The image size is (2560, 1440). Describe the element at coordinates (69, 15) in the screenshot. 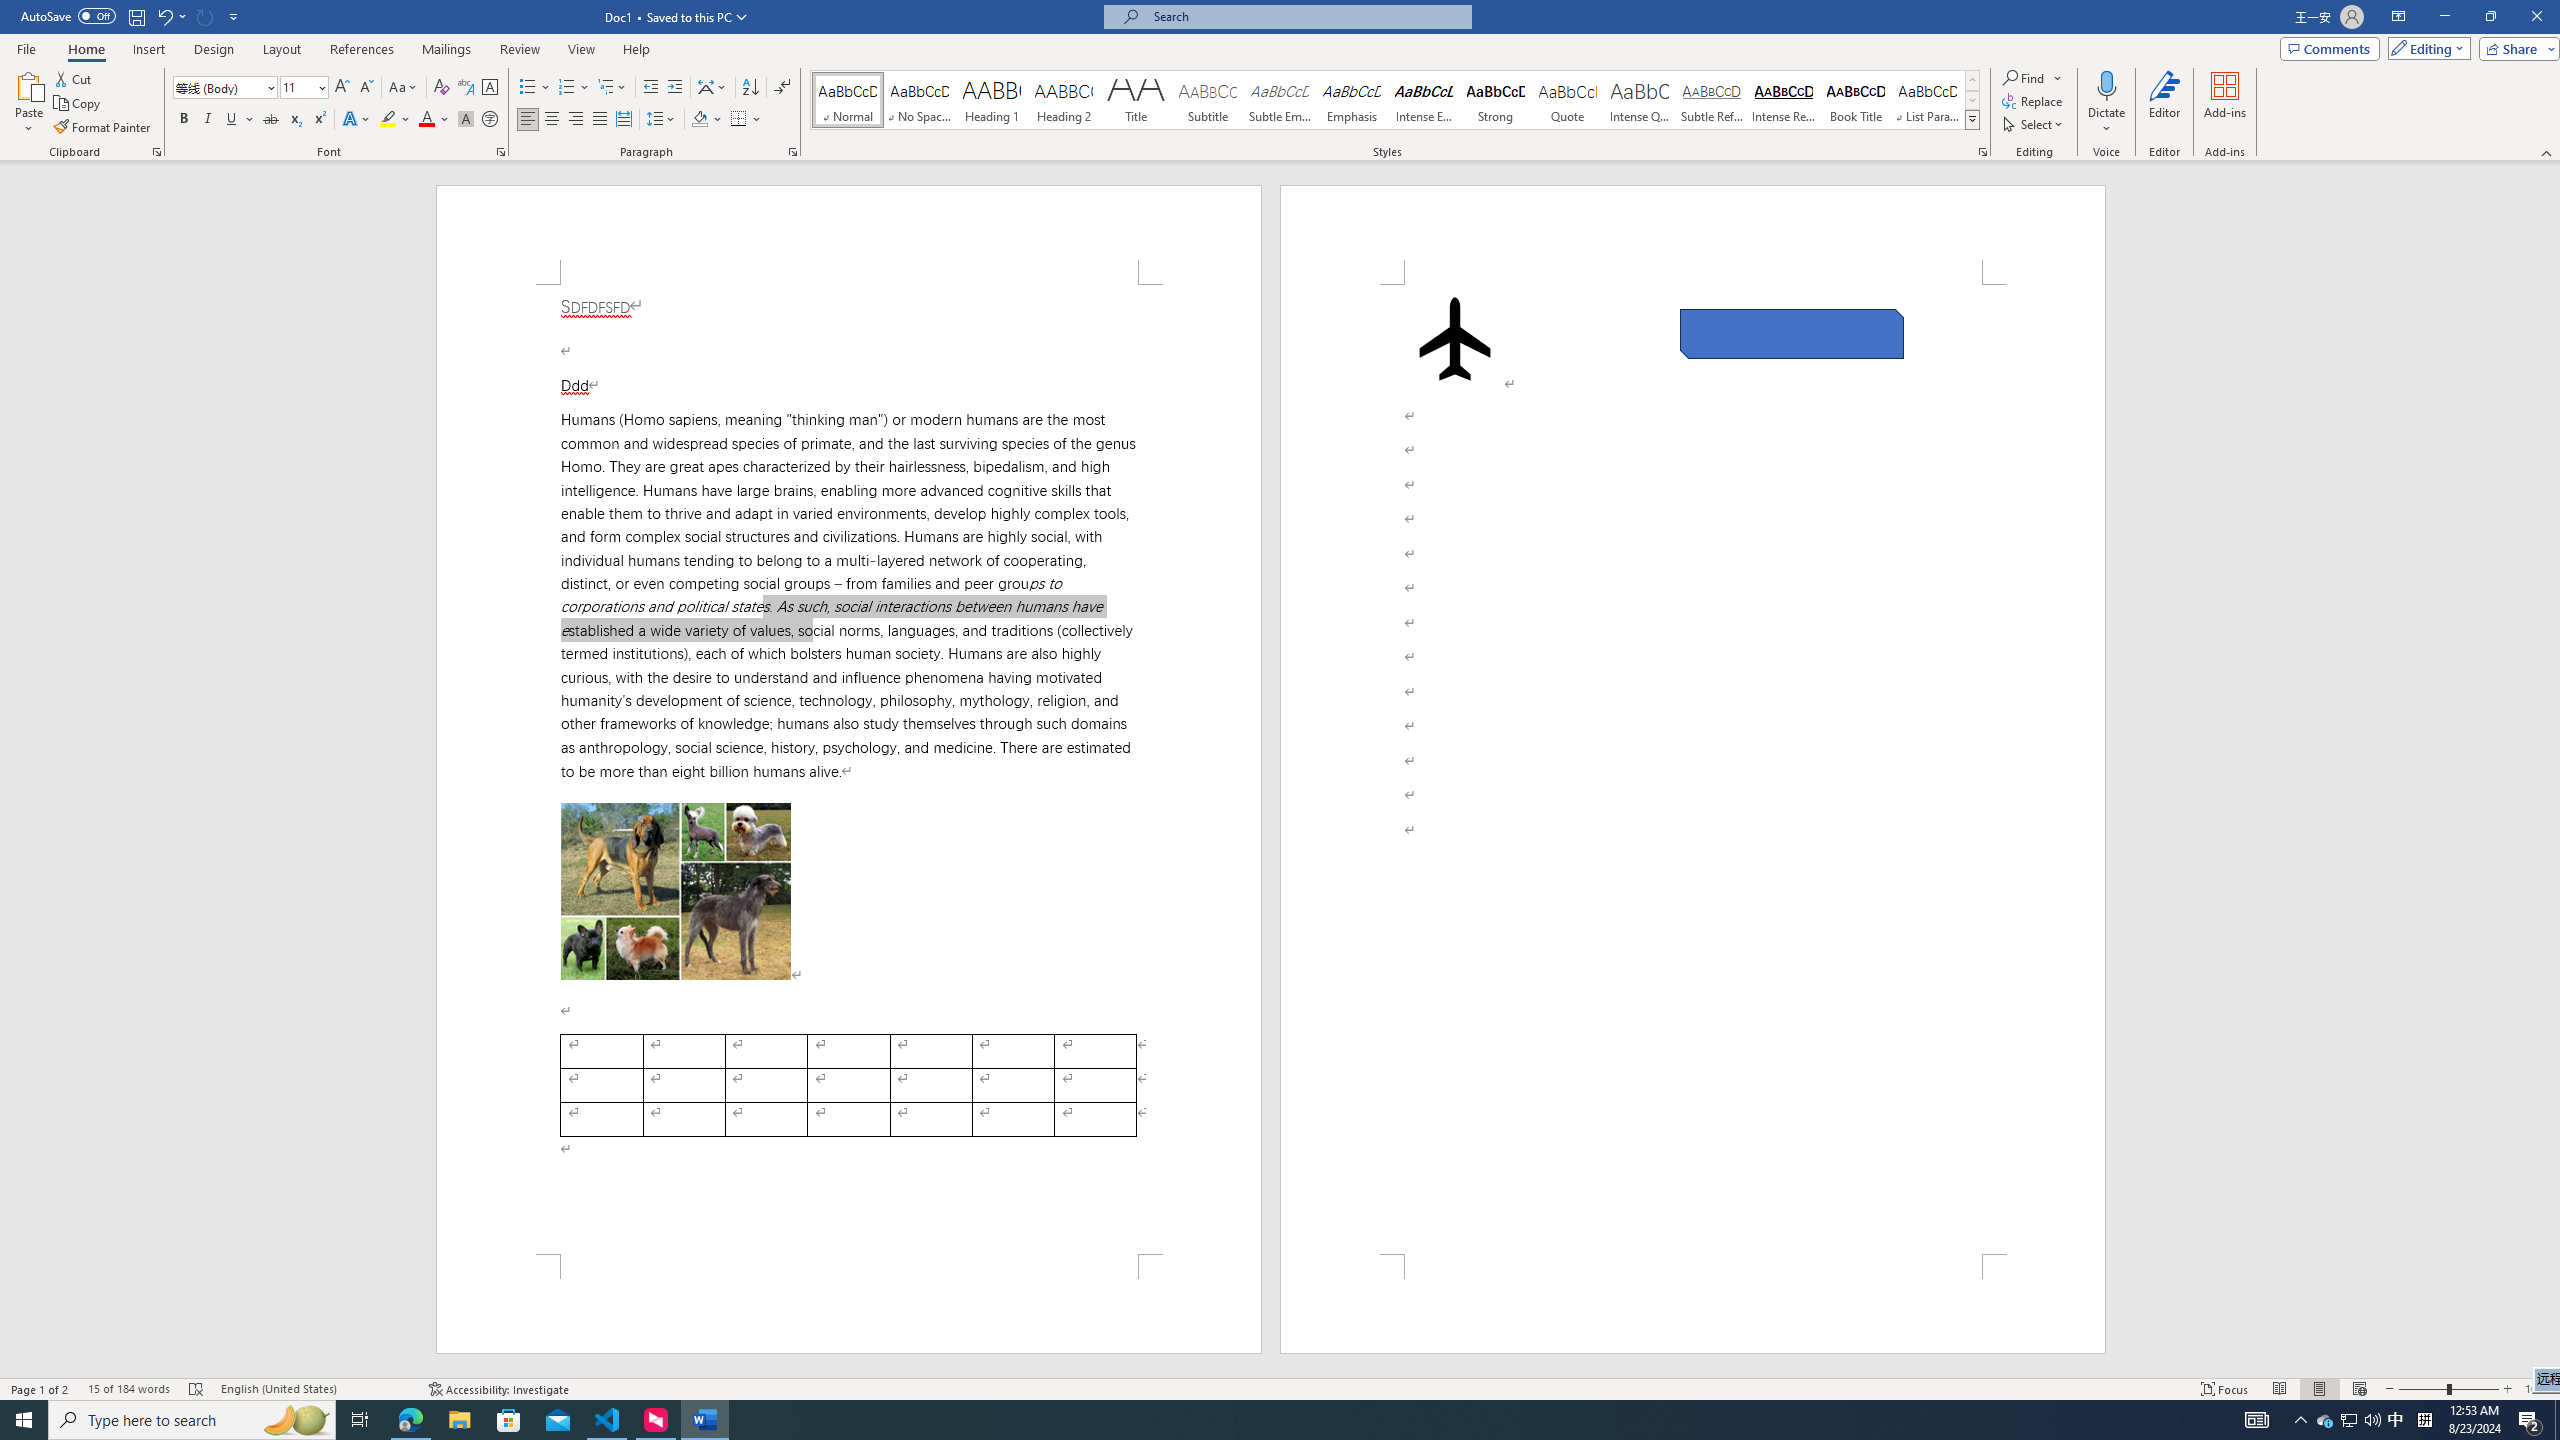

I see `'AutoSave'` at that location.